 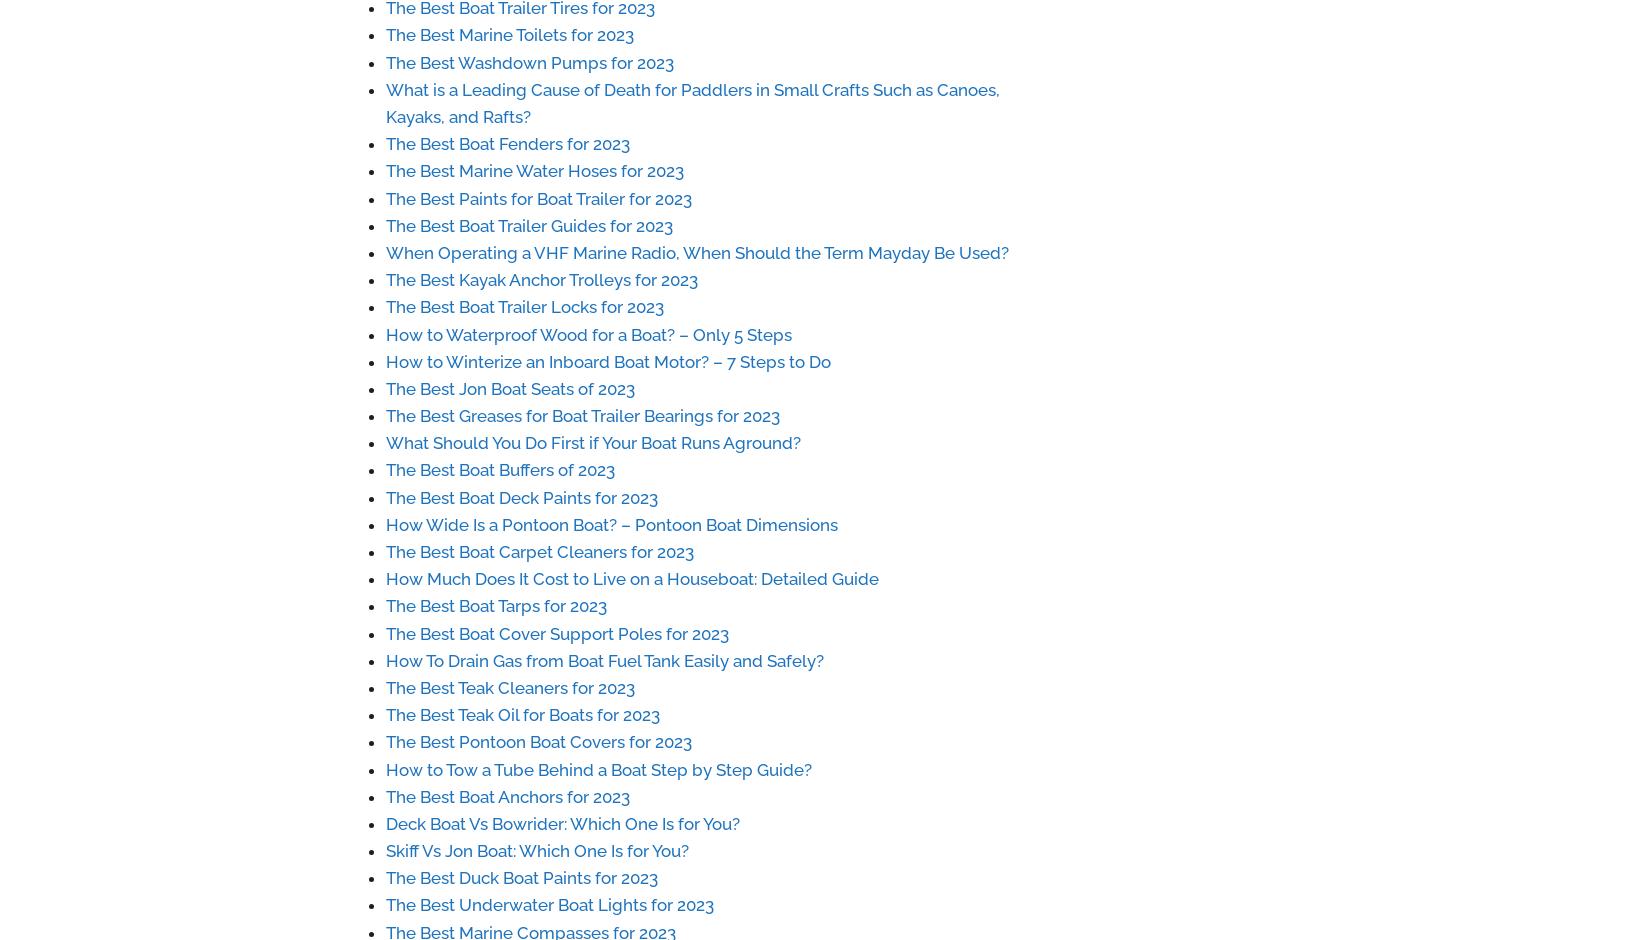 I want to click on 'When Operating a VHF Marine Radio, When Should the Term Mayday Be Used?', so click(x=696, y=252).